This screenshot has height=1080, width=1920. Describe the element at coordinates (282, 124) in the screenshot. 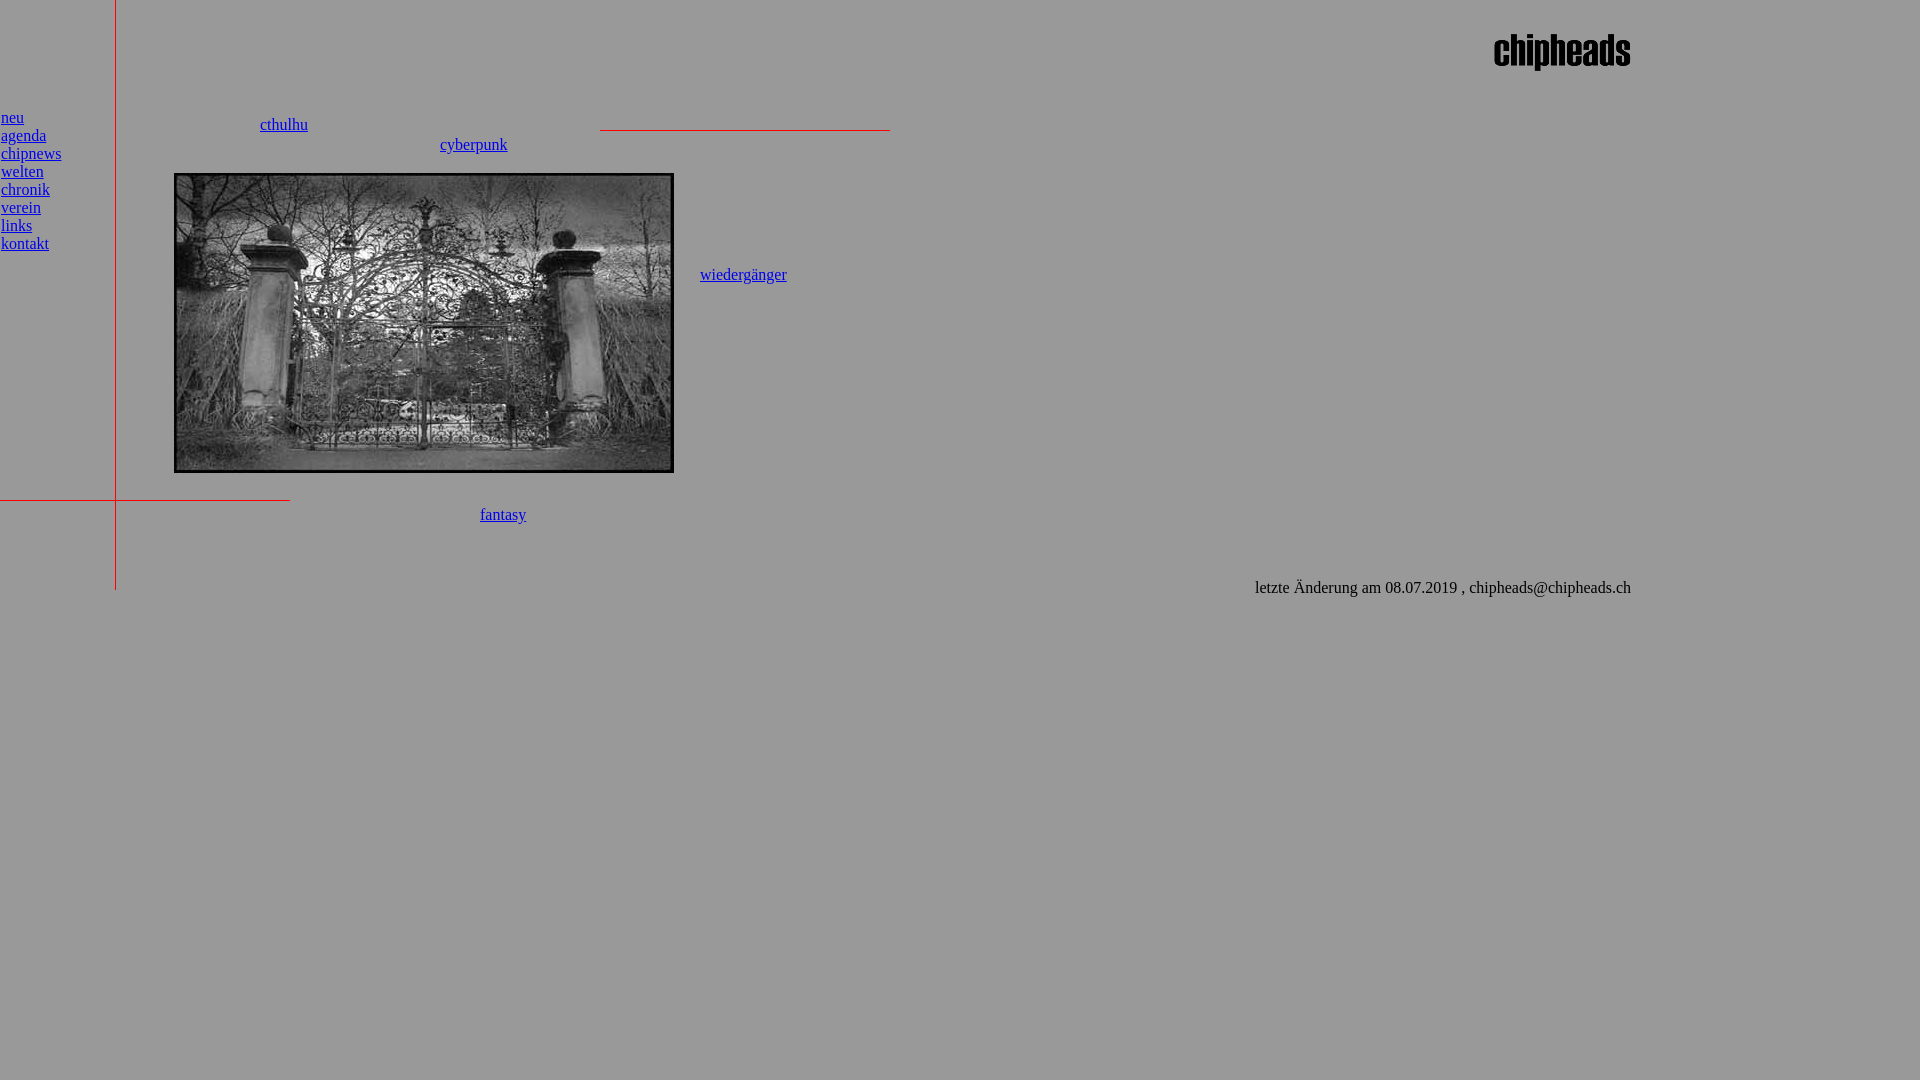

I see `'cthulhu'` at that location.